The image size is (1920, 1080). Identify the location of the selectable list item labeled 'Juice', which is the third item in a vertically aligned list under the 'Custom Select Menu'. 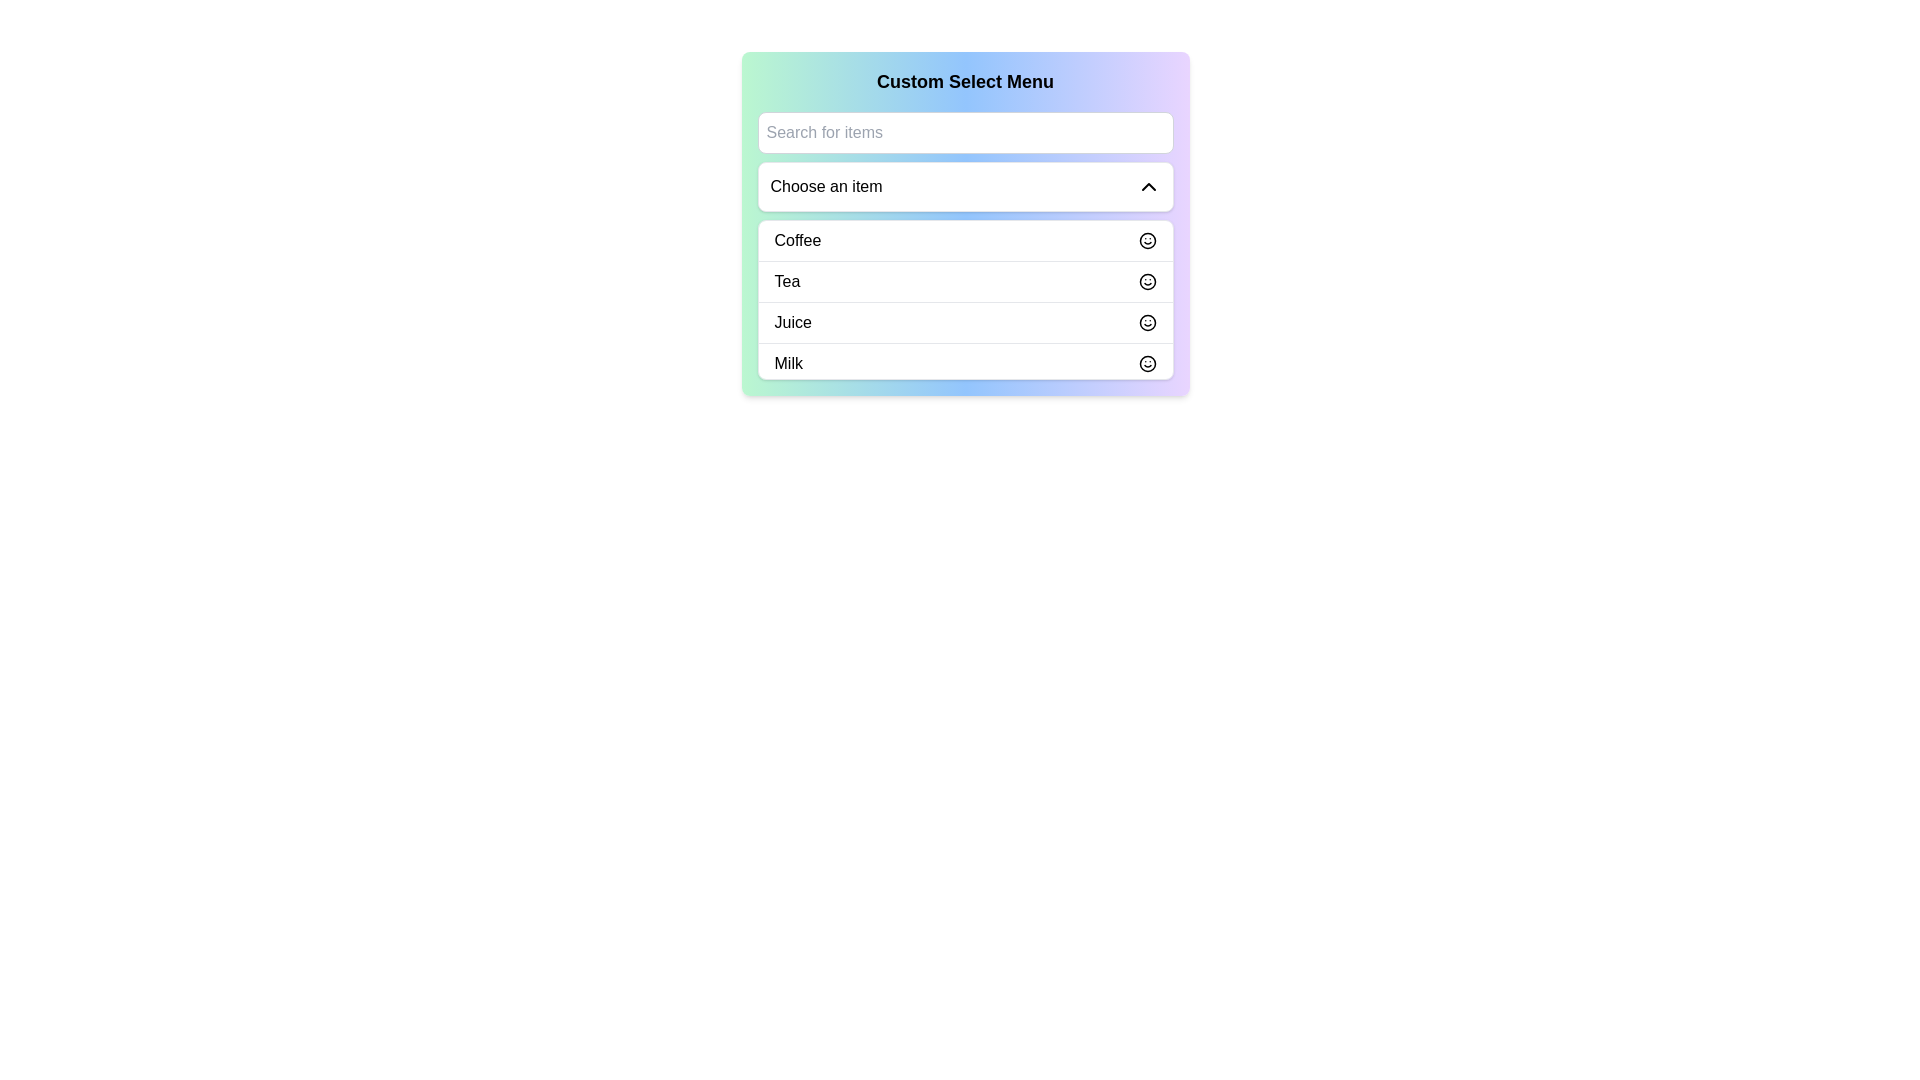
(965, 321).